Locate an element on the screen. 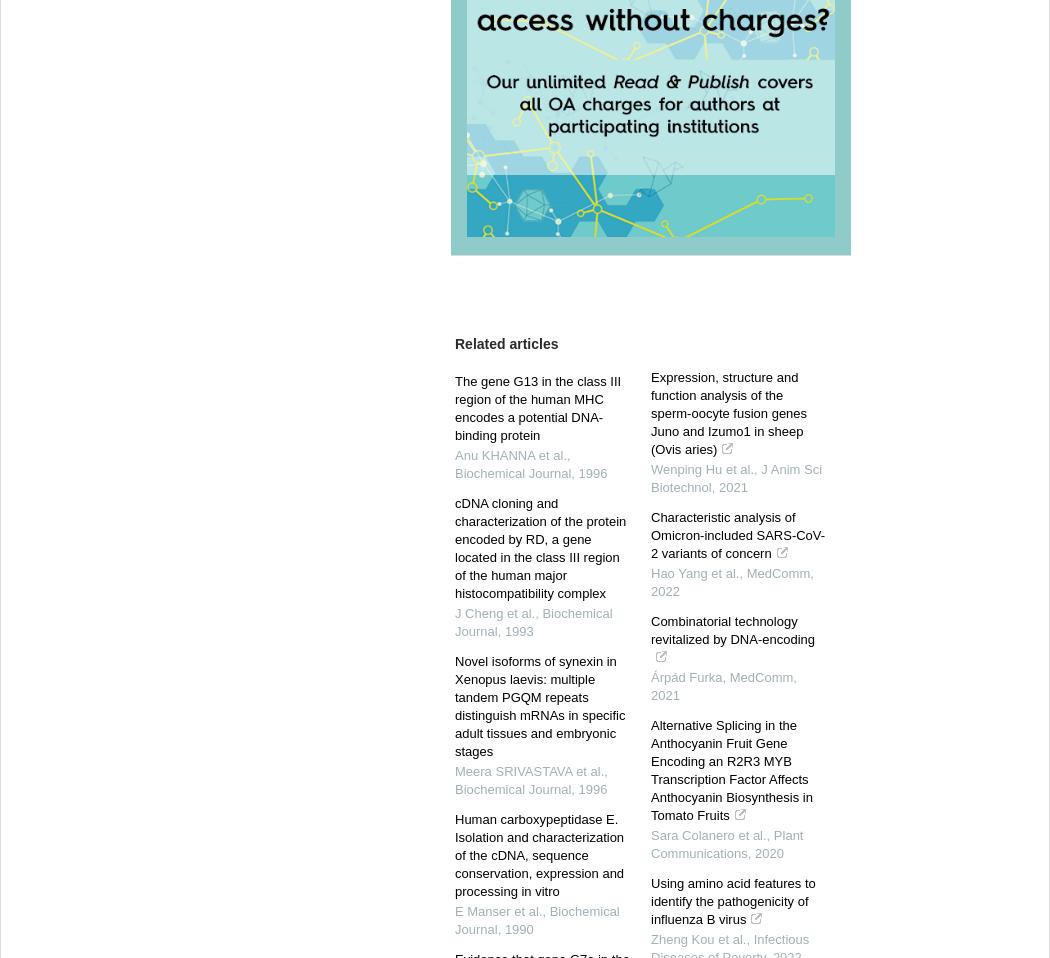  'Using amino acid features to identify the pathogenicity of influenza B virus' is located at coordinates (732, 901).